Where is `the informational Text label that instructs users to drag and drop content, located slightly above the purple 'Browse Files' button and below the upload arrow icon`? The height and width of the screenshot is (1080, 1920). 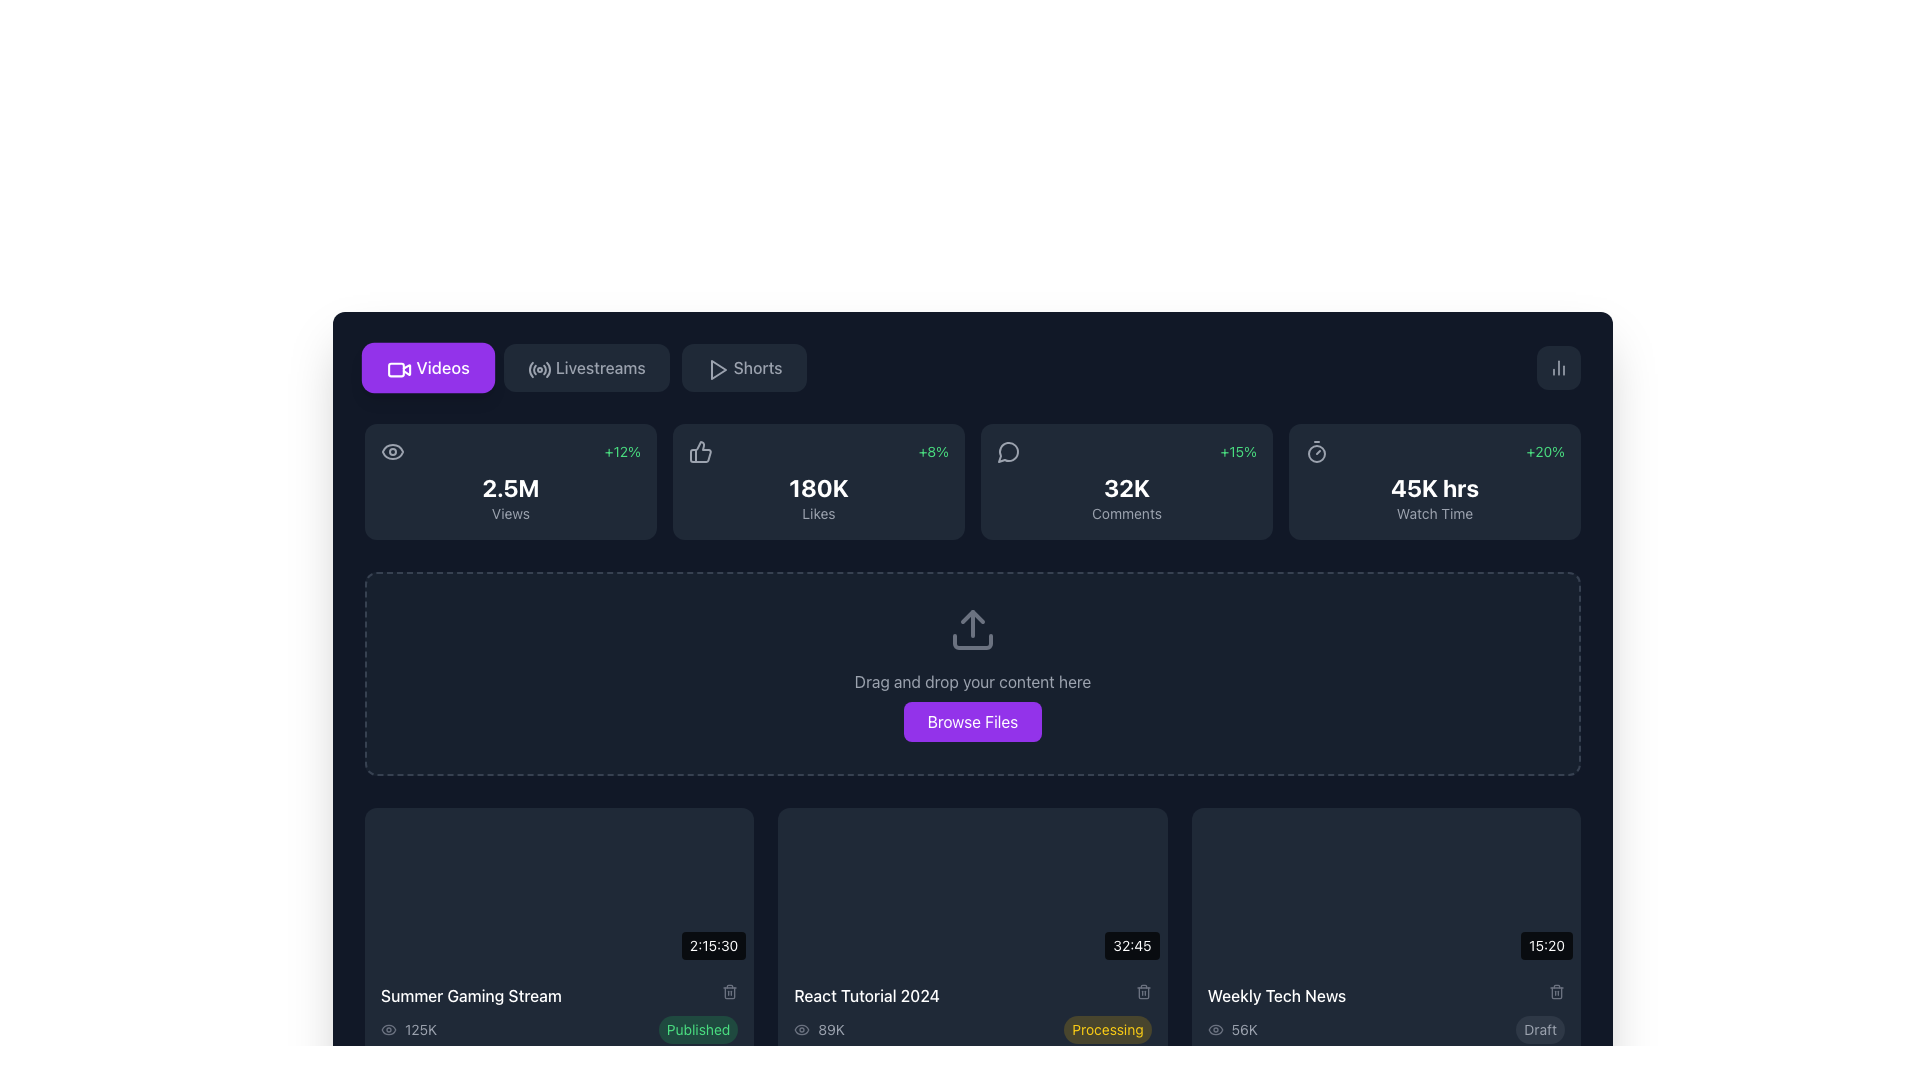 the informational Text label that instructs users to drag and drop content, located slightly above the purple 'Browse Files' button and below the upload arrow icon is located at coordinates (973, 681).